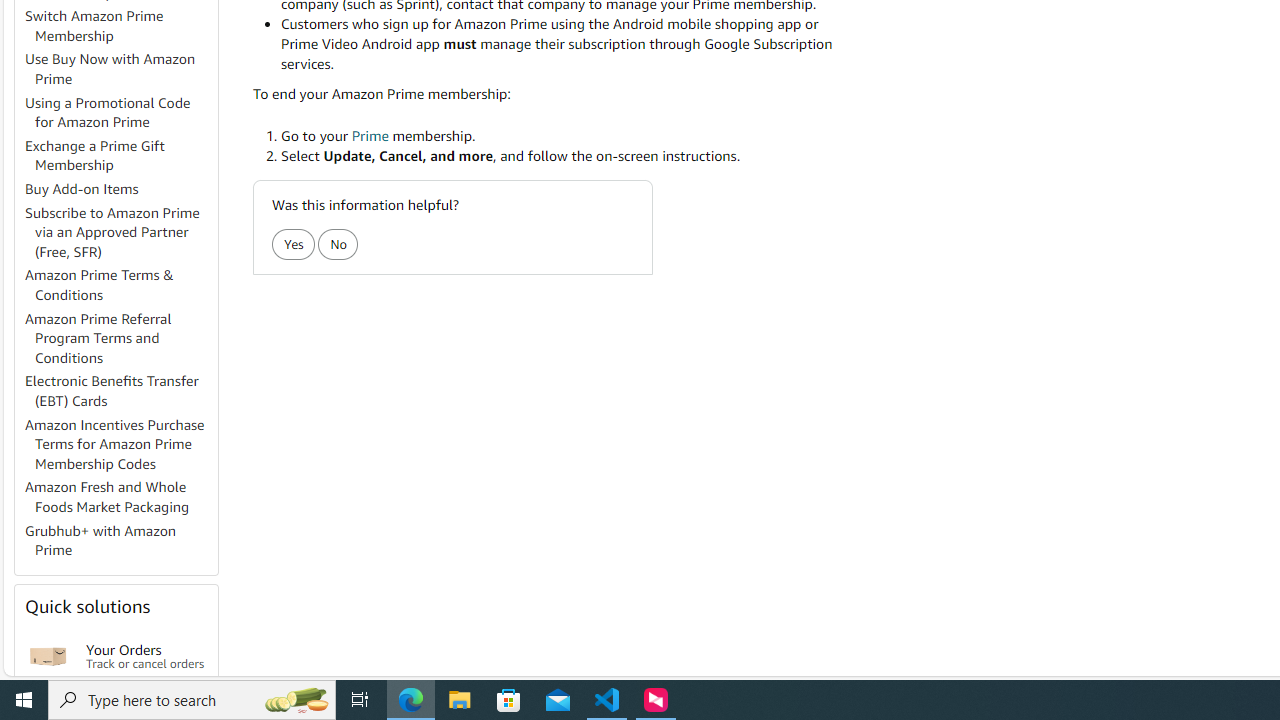 This screenshot has height=720, width=1280. Describe the element at coordinates (98, 284) in the screenshot. I see `'Amazon Prime Terms & Conditions'` at that location.